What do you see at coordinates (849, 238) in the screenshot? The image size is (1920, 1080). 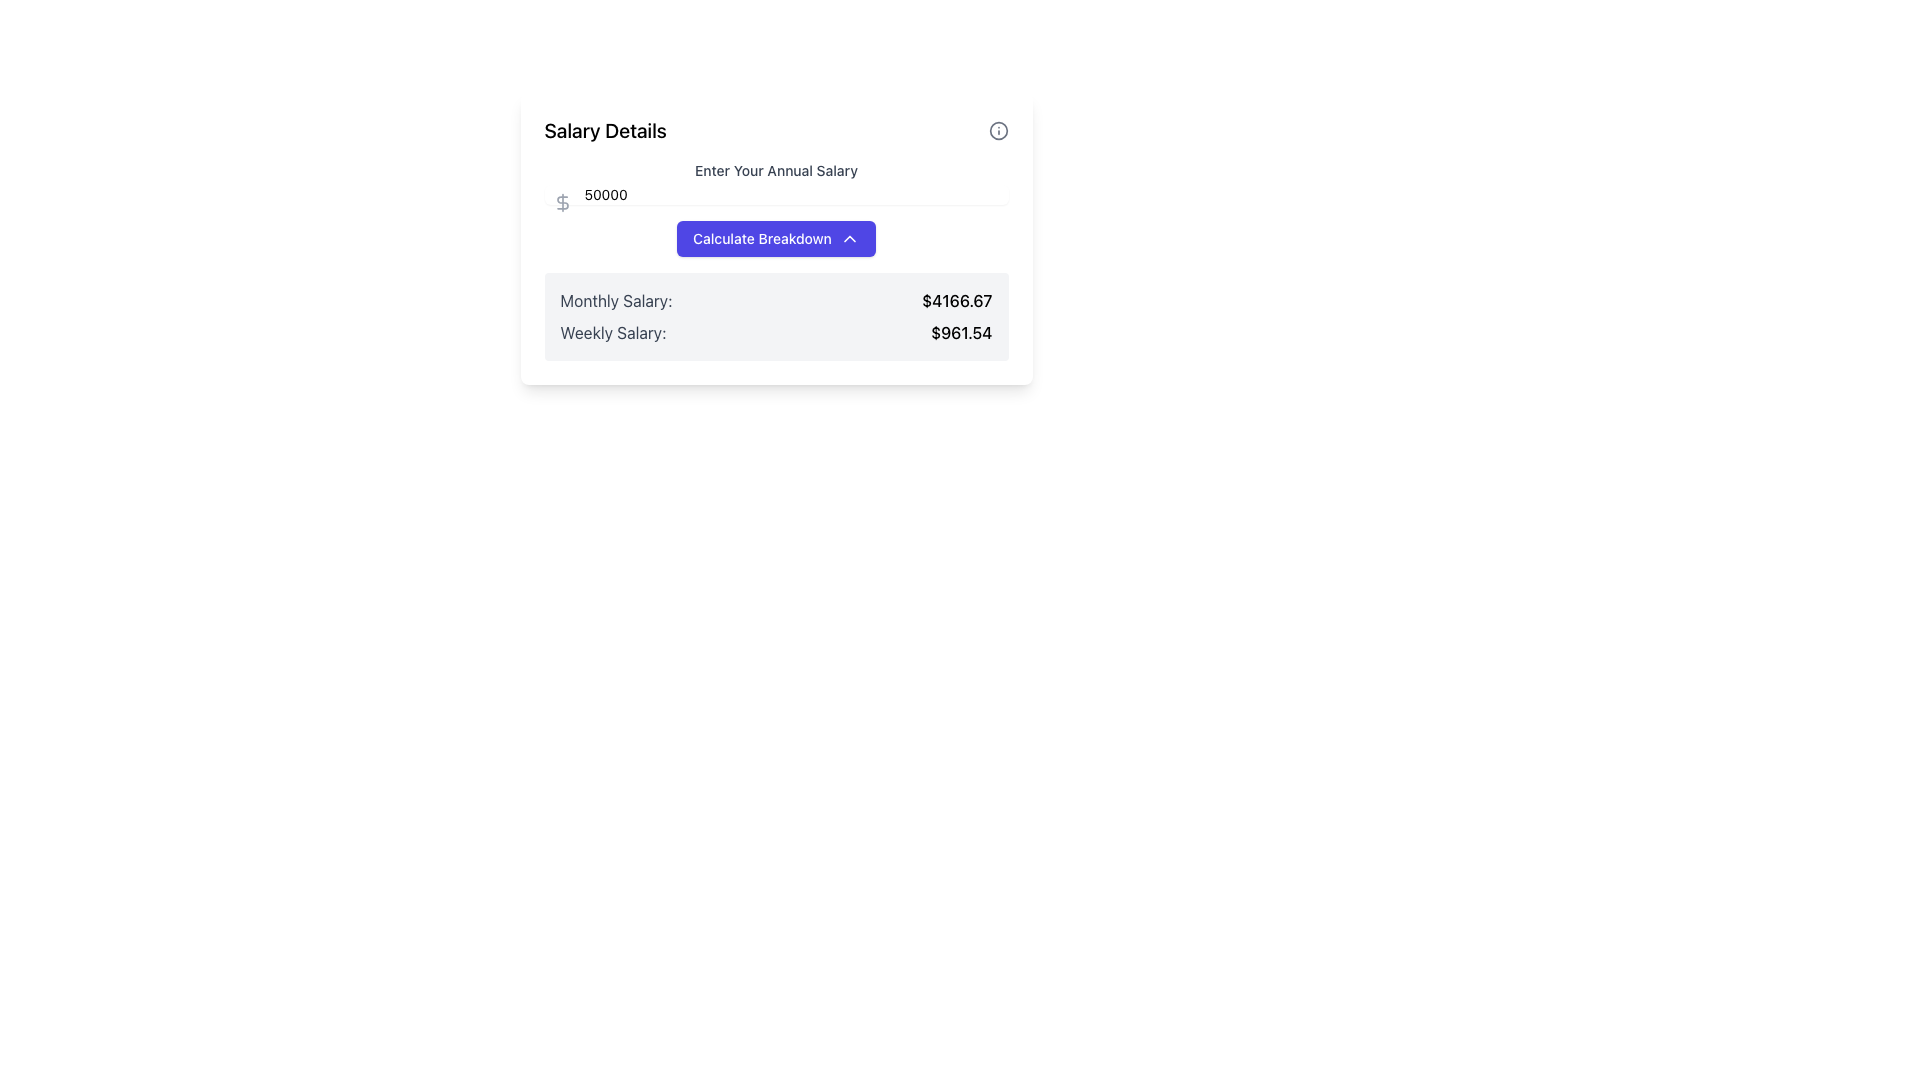 I see `the downward-pointing chevron icon located to the right of the text 'Calculate Breakdown' within the blue button` at bounding box center [849, 238].